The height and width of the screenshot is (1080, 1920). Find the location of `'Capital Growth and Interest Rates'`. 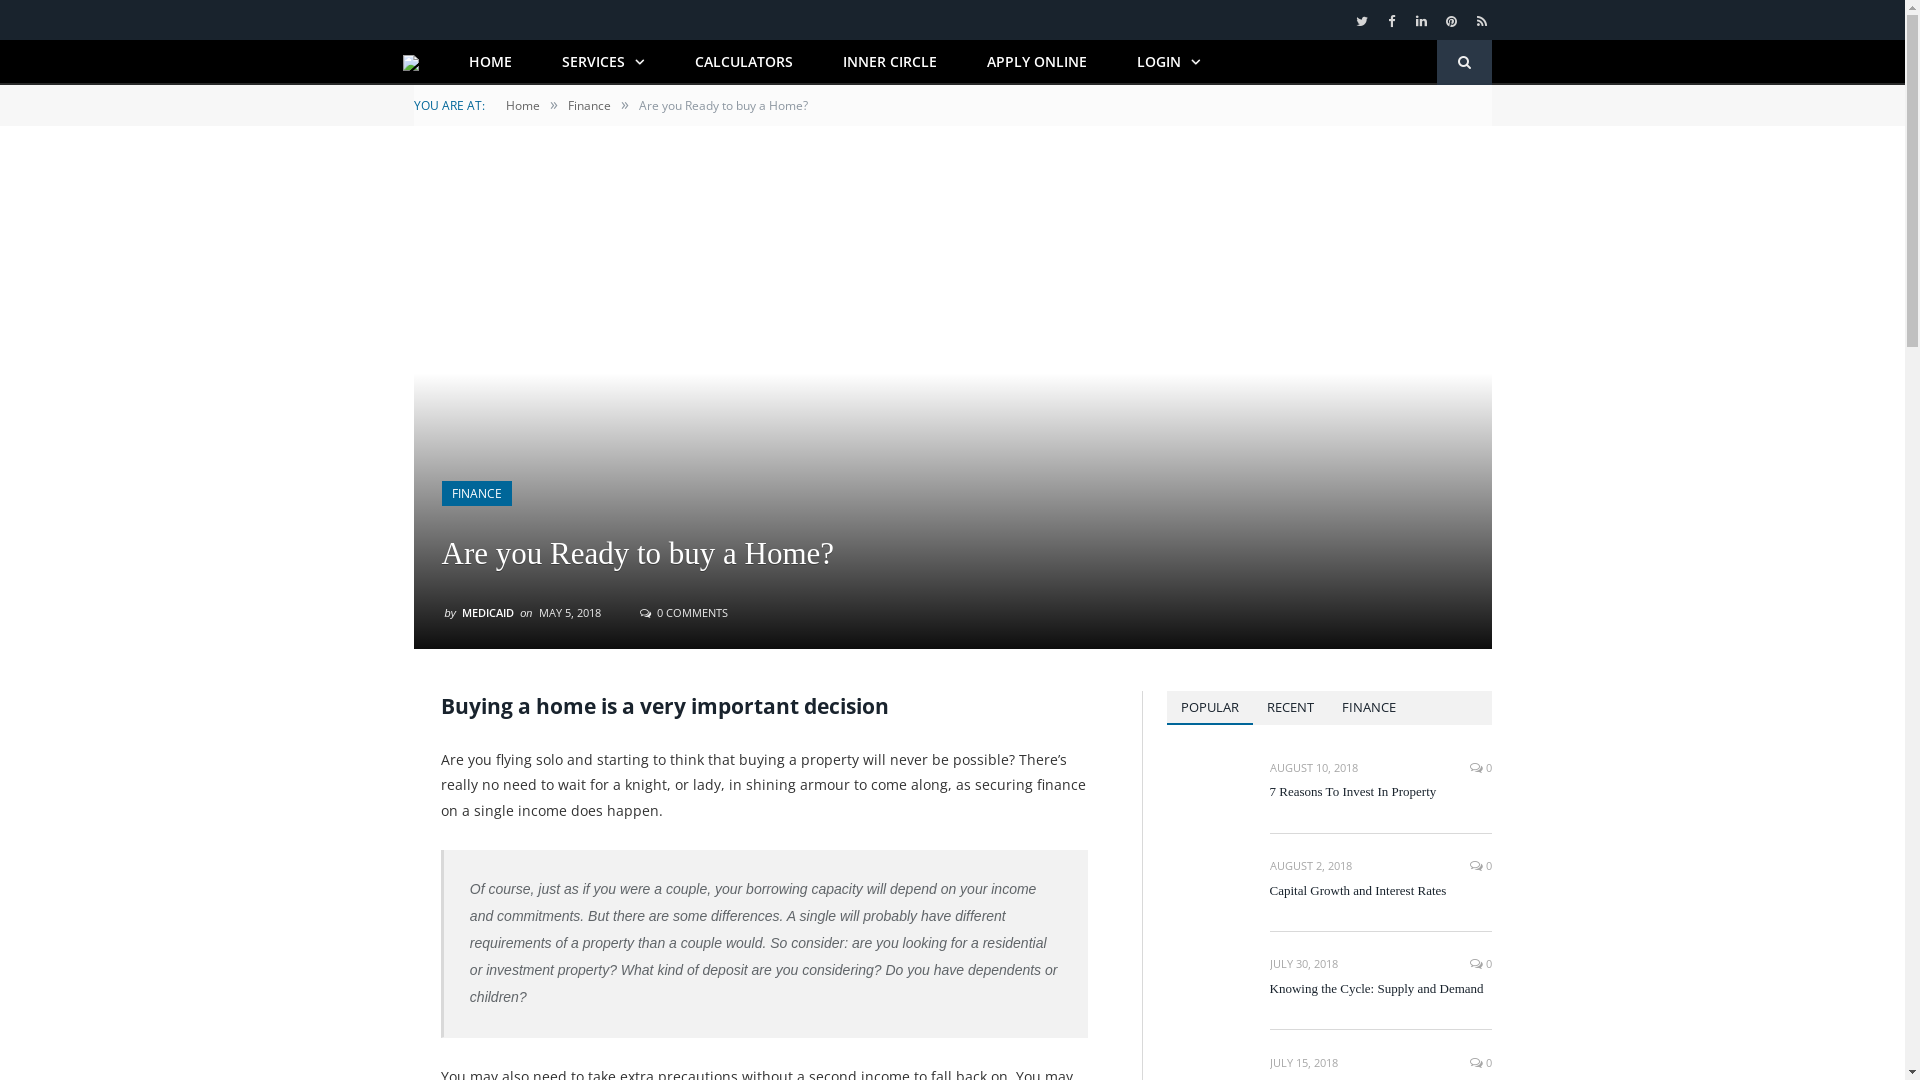

'Capital Growth and Interest Rates' is located at coordinates (1380, 890).